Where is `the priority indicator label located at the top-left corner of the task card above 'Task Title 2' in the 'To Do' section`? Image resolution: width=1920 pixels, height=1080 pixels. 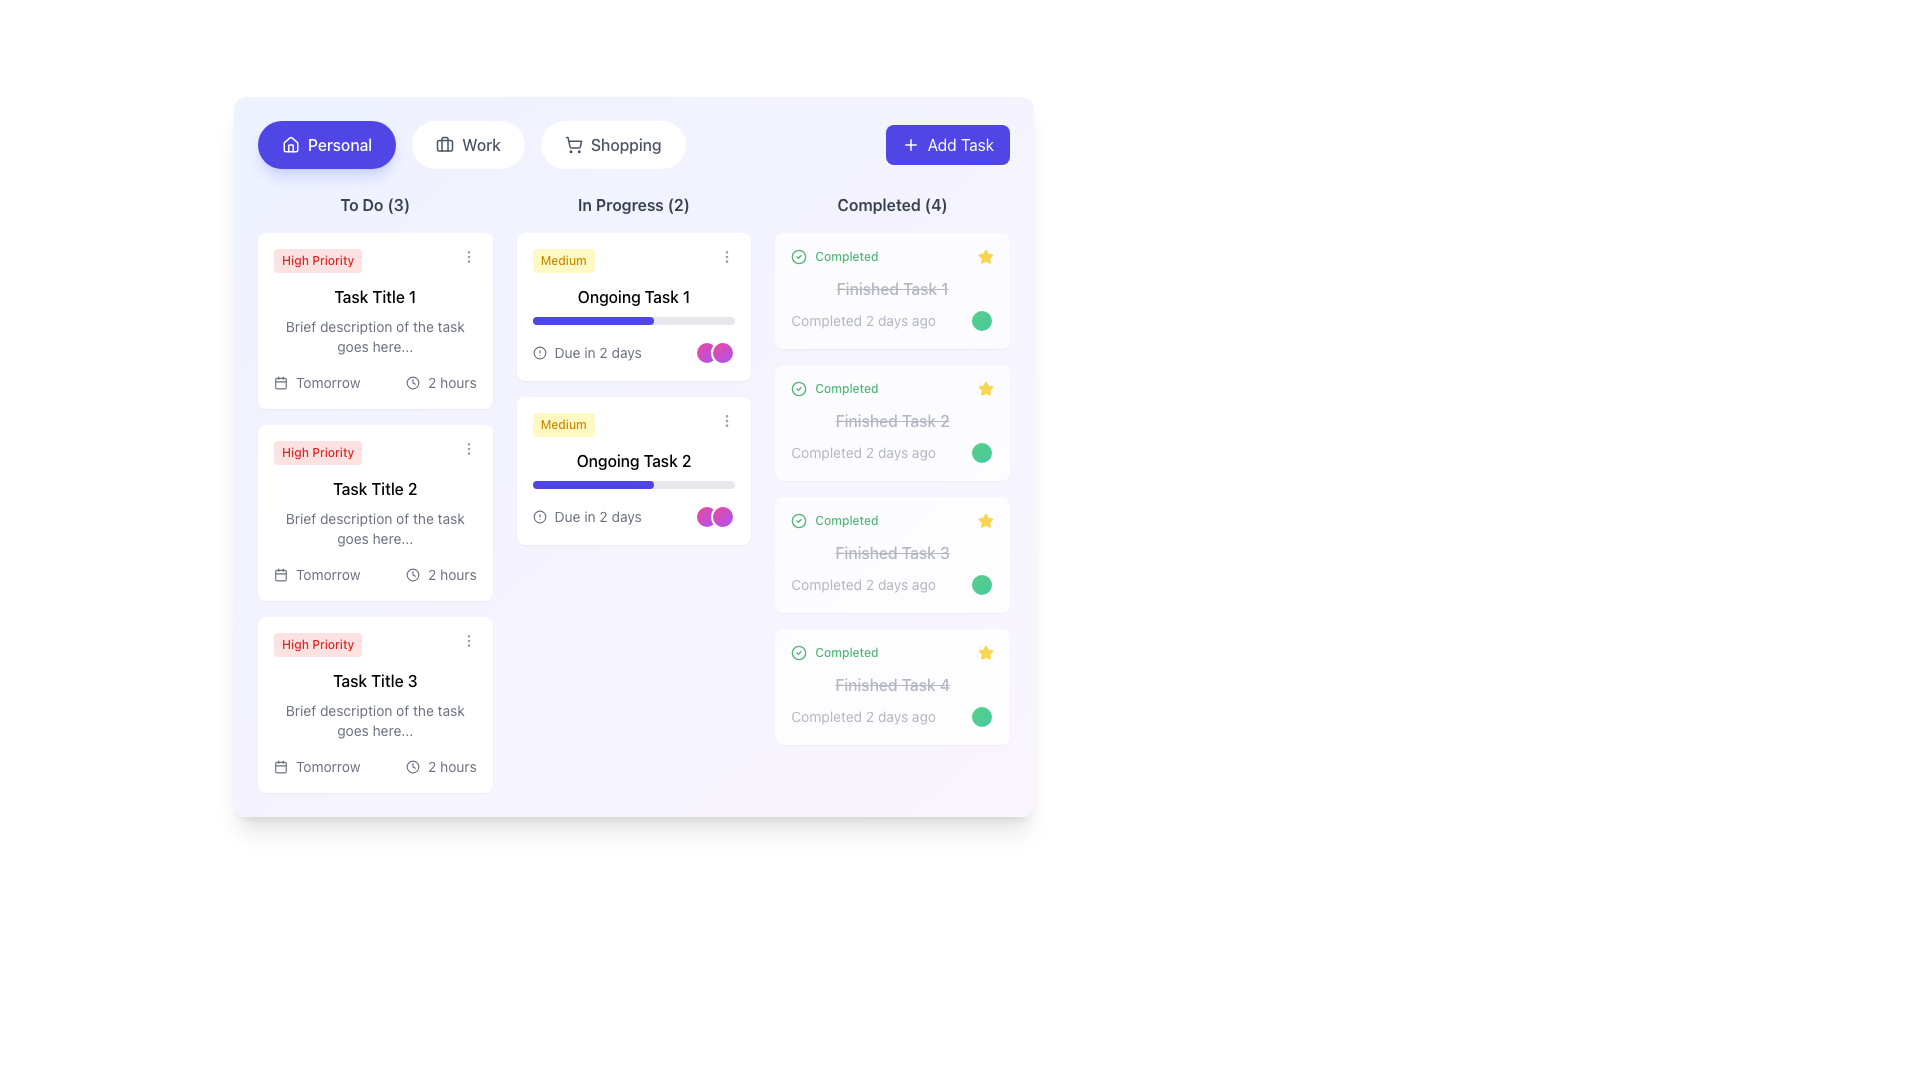
the priority indicator label located at the top-left corner of the task card above 'Task Title 2' in the 'To Do' section is located at coordinates (317, 452).